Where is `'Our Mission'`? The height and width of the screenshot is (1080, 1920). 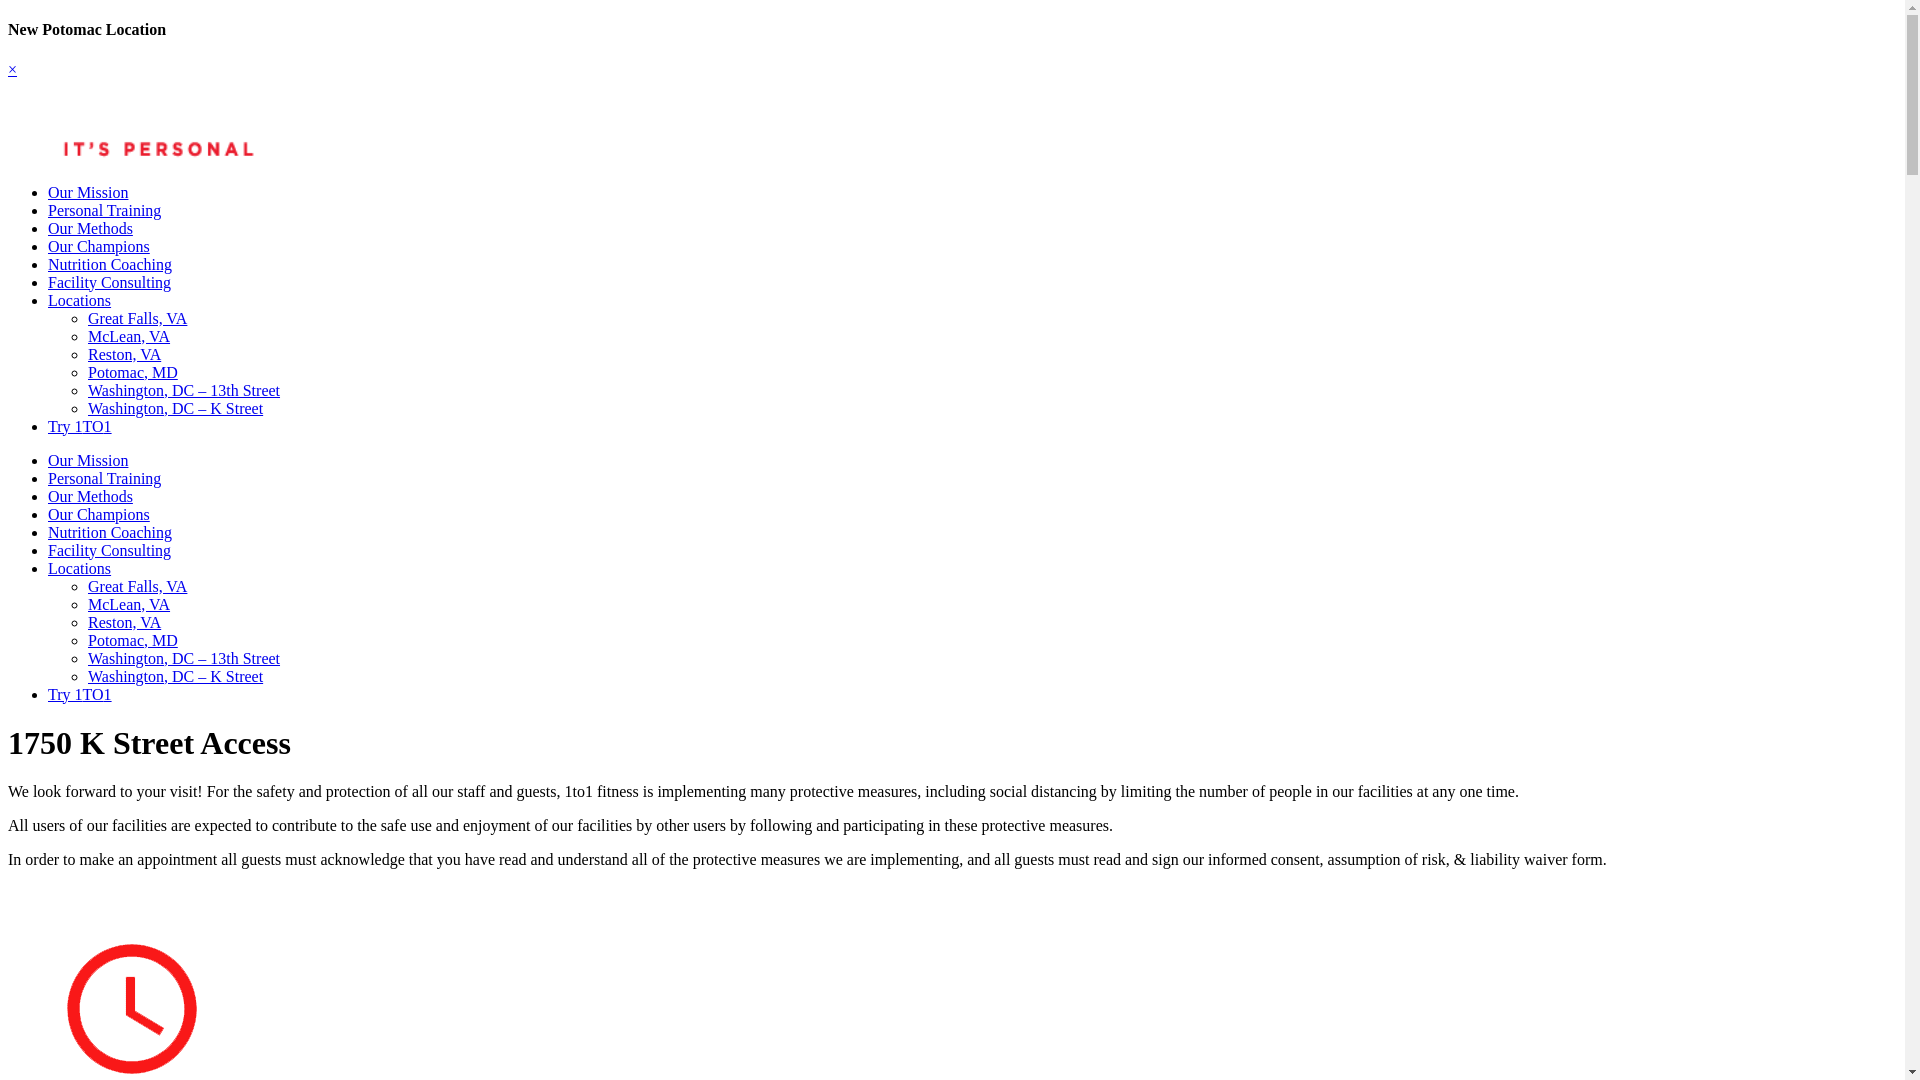
'Our Mission' is located at coordinates (48, 460).